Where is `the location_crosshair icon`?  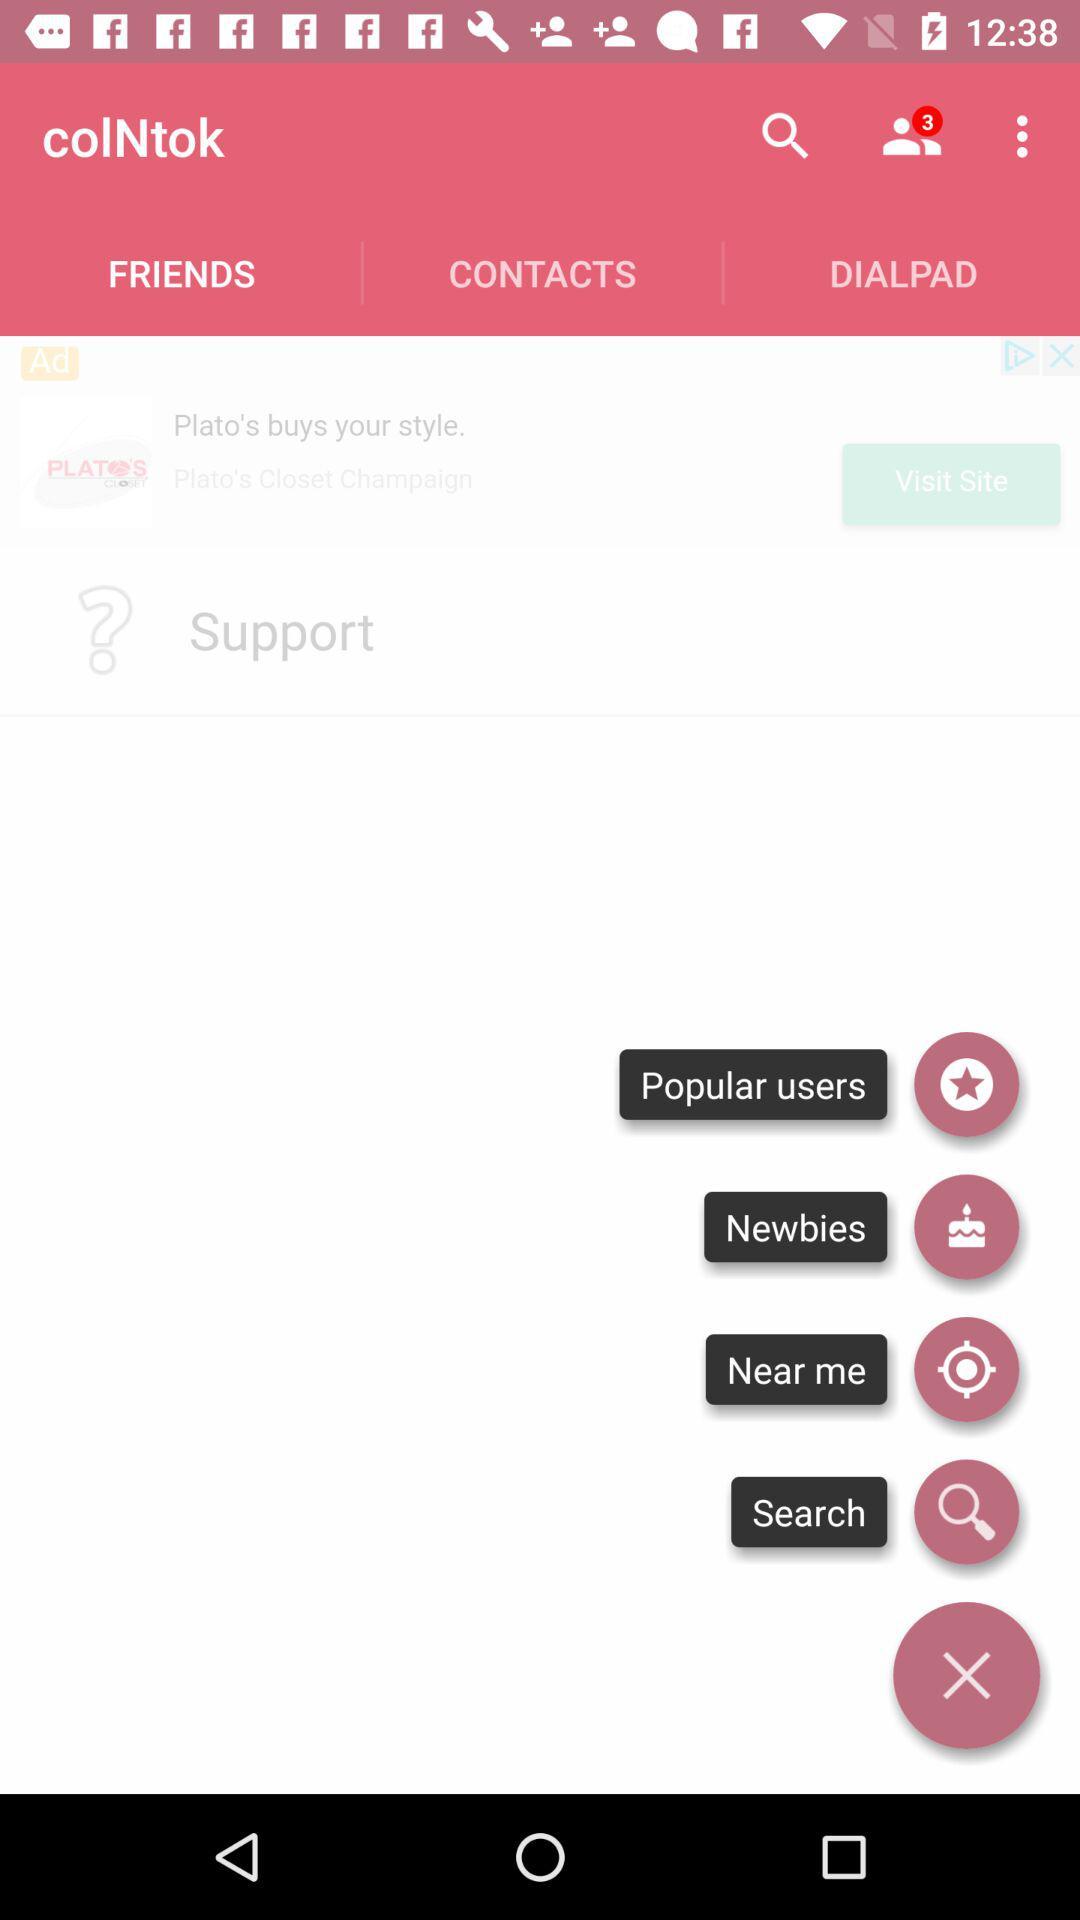 the location_crosshair icon is located at coordinates (965, 1368).